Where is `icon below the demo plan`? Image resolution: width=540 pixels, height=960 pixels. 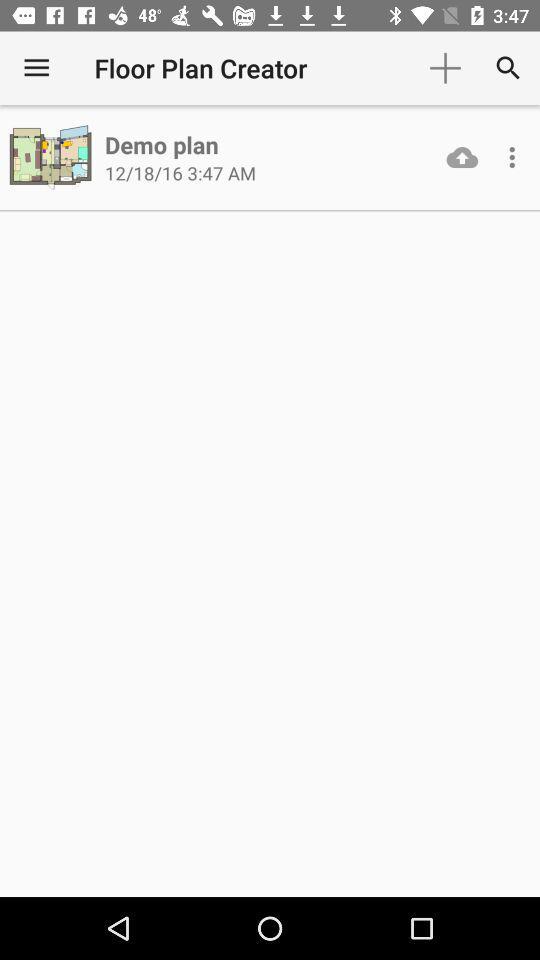
icon below the demo plan is located at coordinates (180, 172).